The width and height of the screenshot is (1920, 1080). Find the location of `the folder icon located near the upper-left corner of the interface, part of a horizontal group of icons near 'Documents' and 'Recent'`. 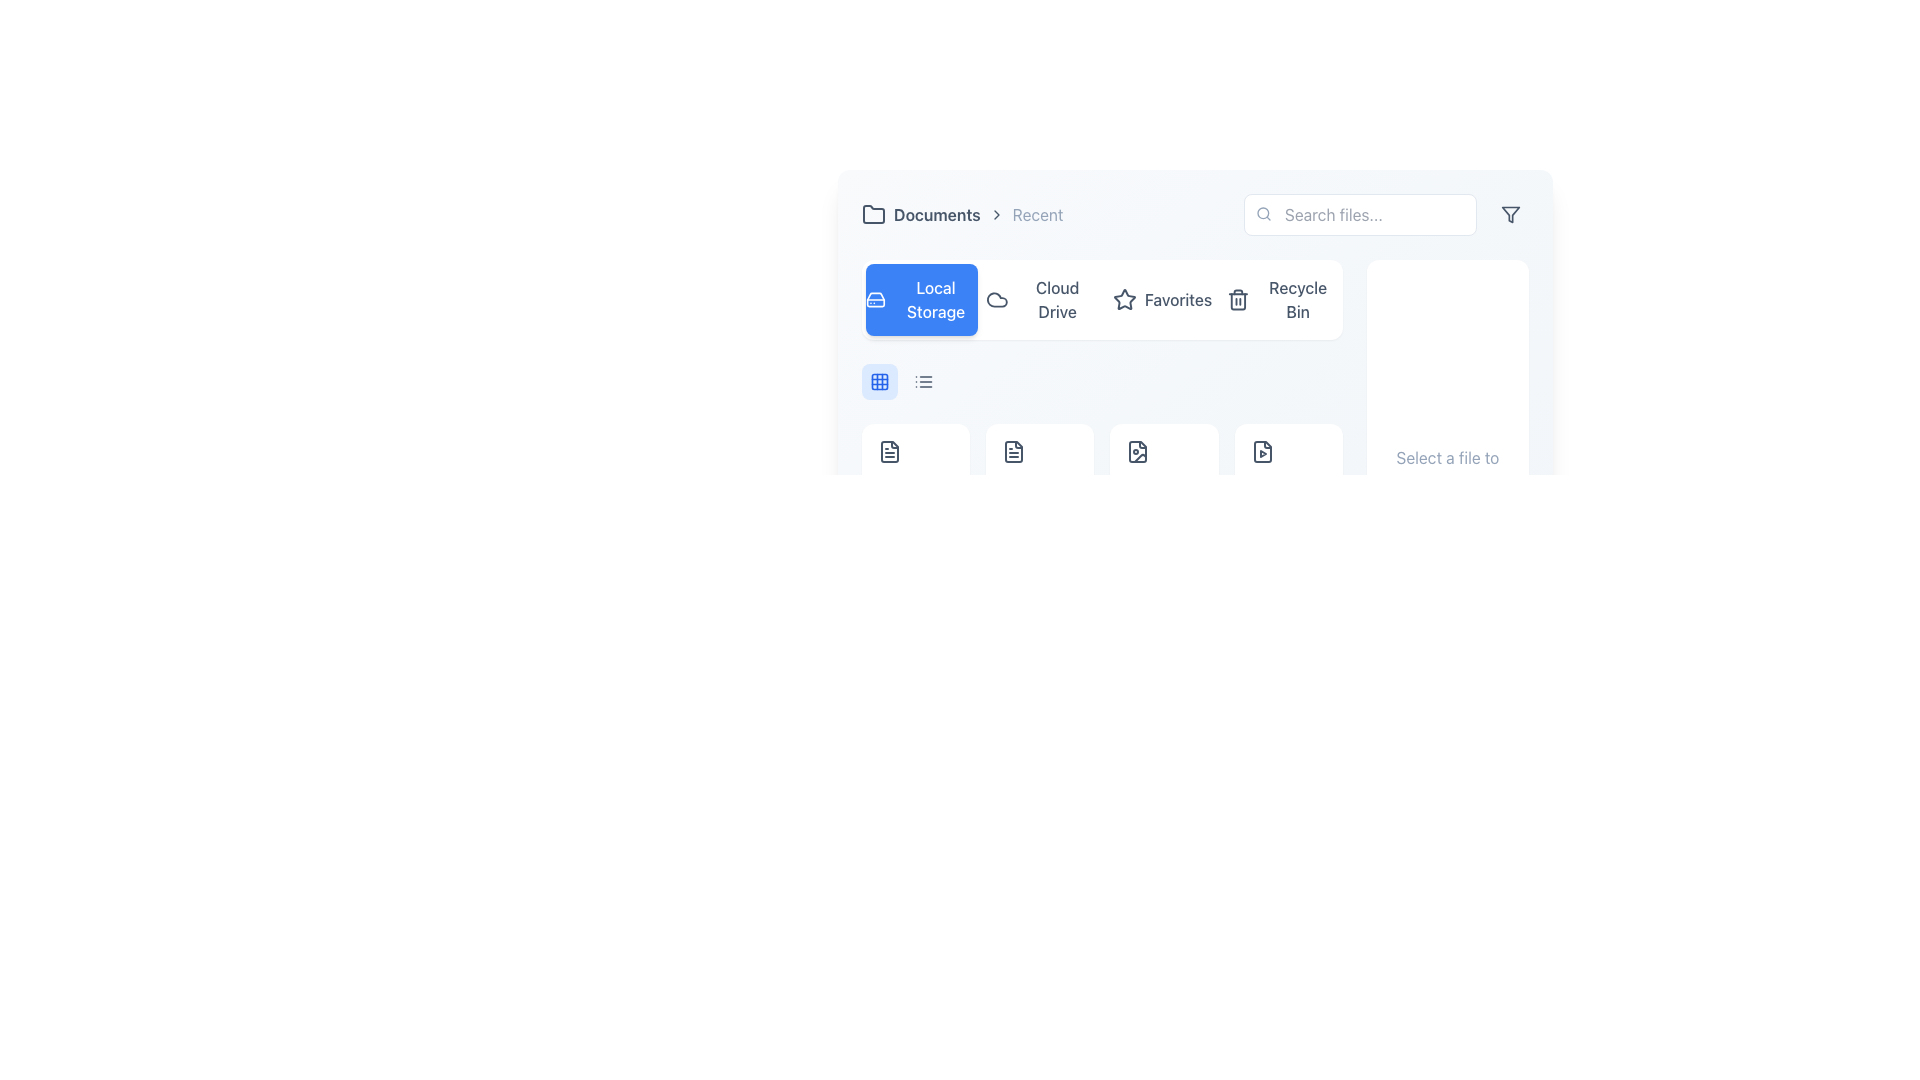

the folder icon located near the upper-left corner of the interface, part of a horizontal group of icons near 'Documents' and 'Recent' is located at coordinates (873, 214).